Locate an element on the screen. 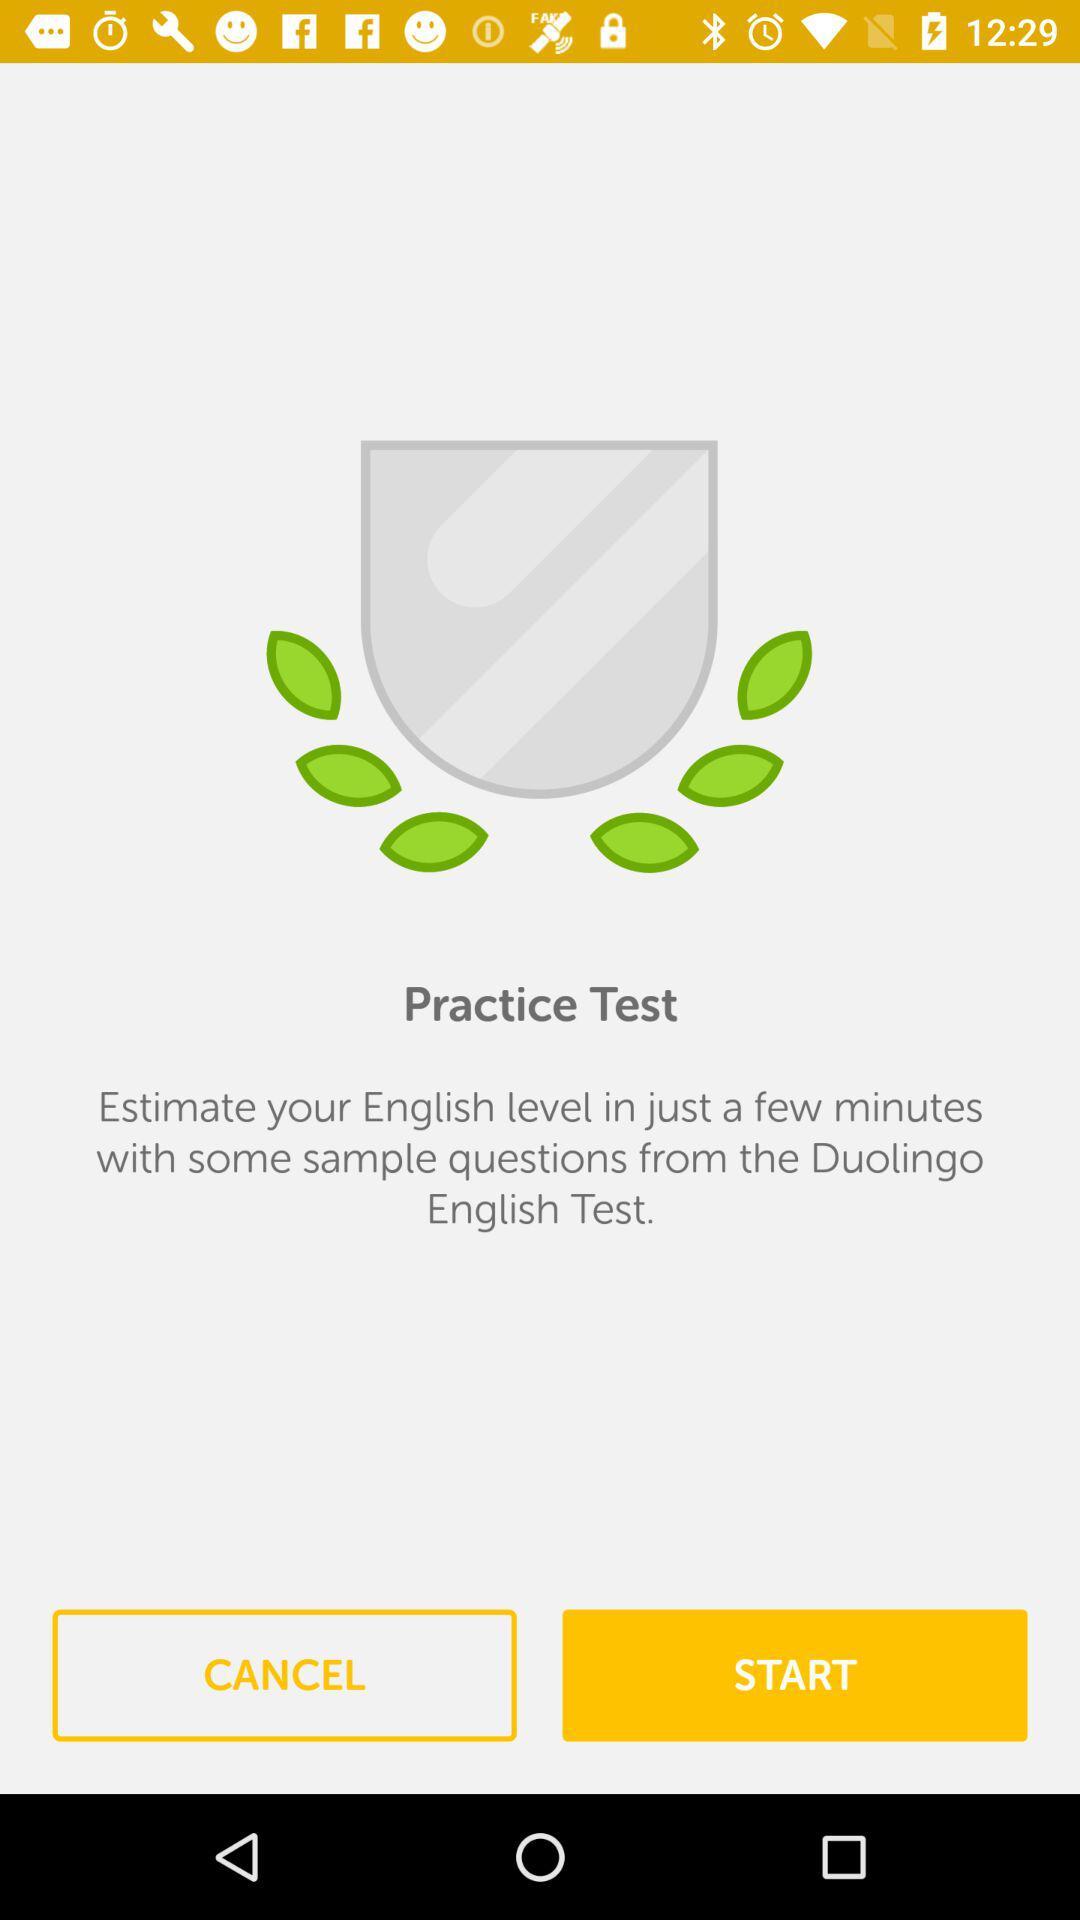 This screenshot has height=1920, width=1080. the start icon is located at coordinates (793, 1675).